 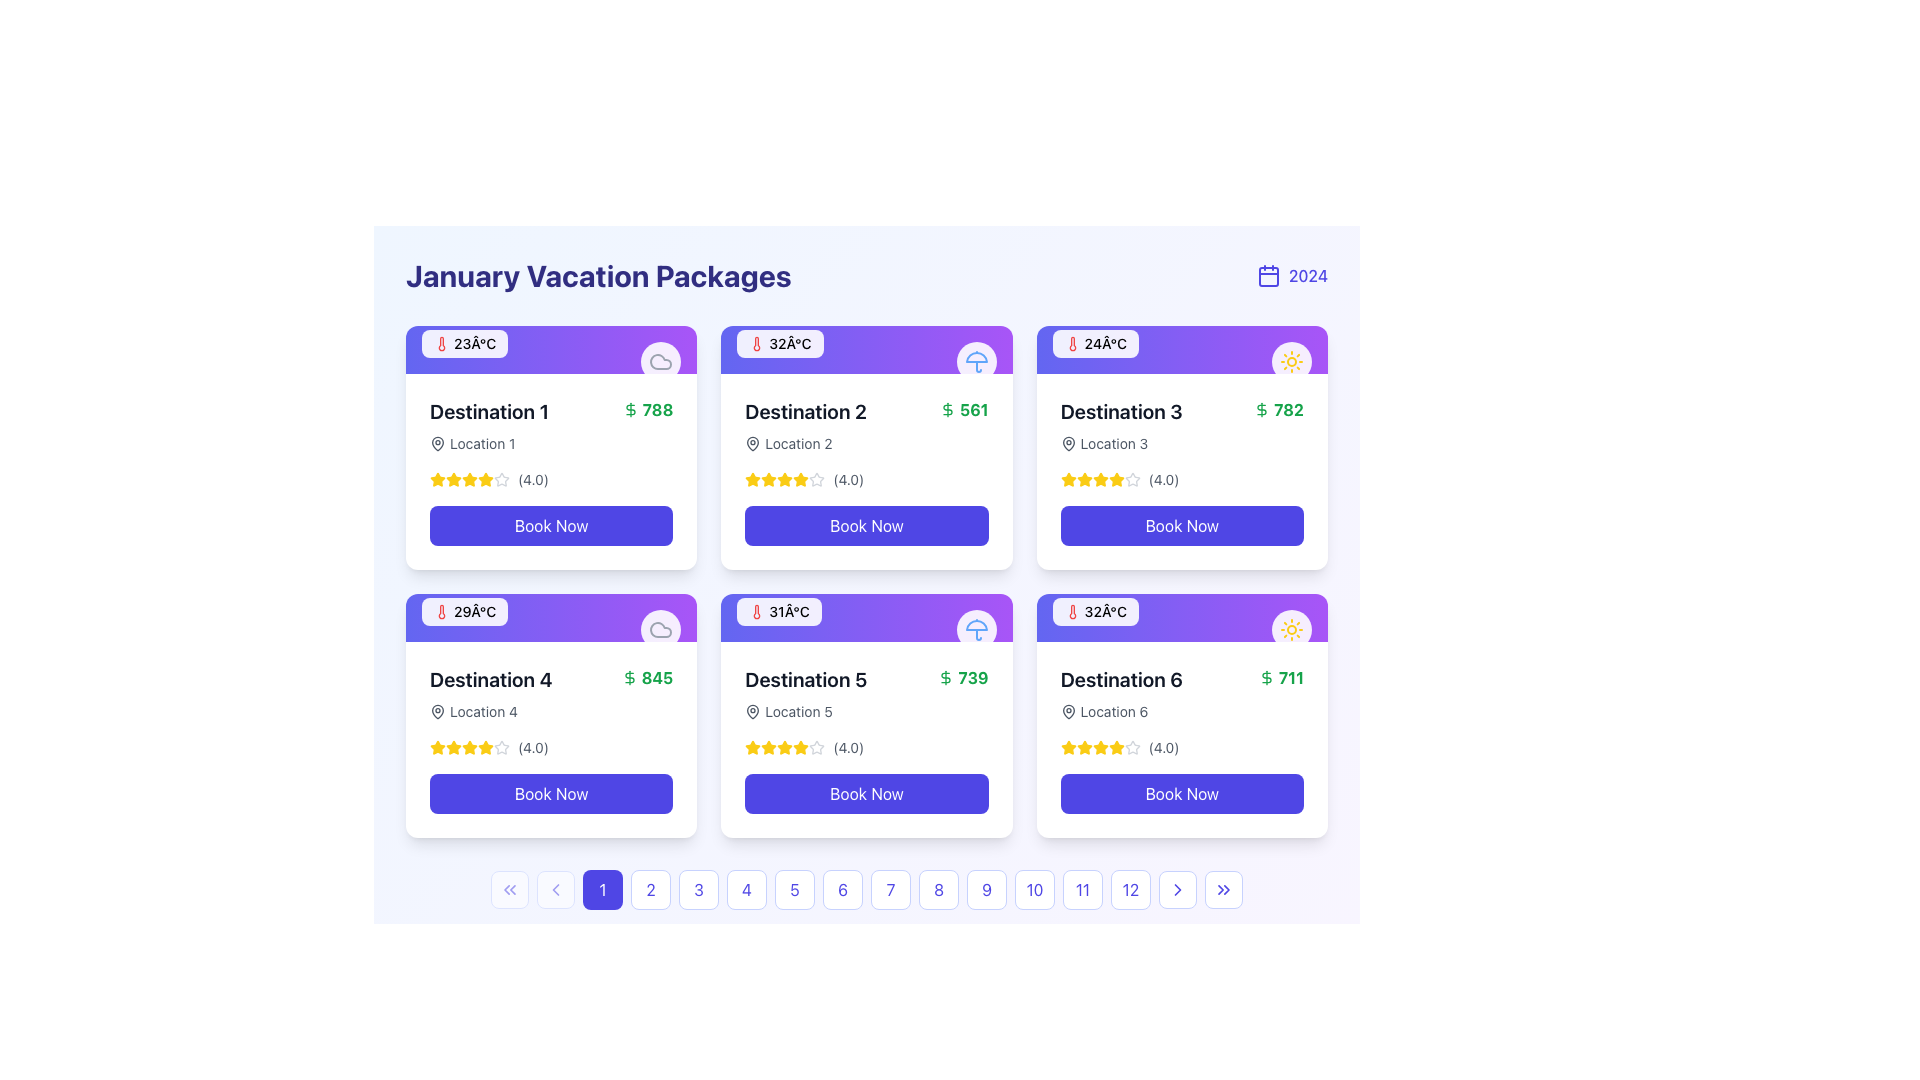 I want to click on the text label displaying 'Location 5', which is styled in gray and positioned below the title and price information of 'Destination 5' in the second card of a three-card layout, so click(x=798, y=711).